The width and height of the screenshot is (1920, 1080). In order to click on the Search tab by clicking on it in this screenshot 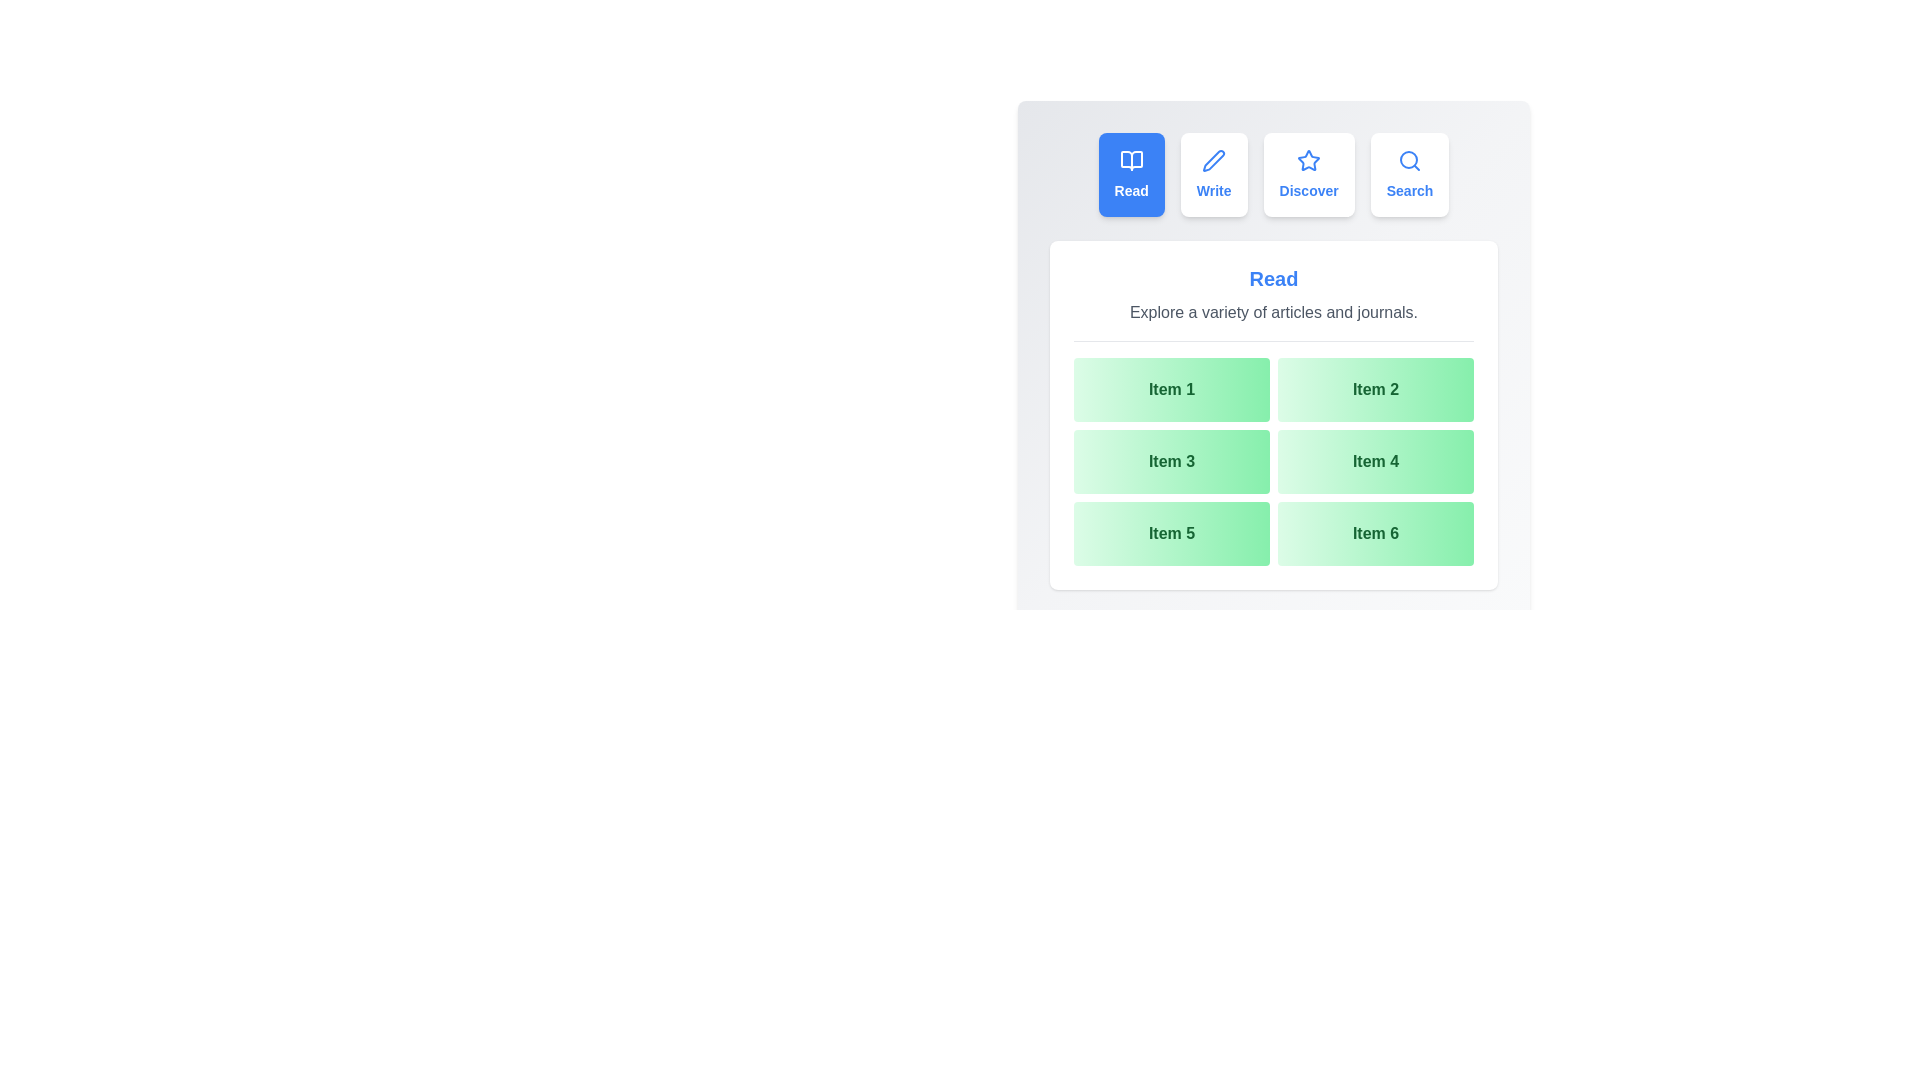, I will do `click(1409, 173)`.